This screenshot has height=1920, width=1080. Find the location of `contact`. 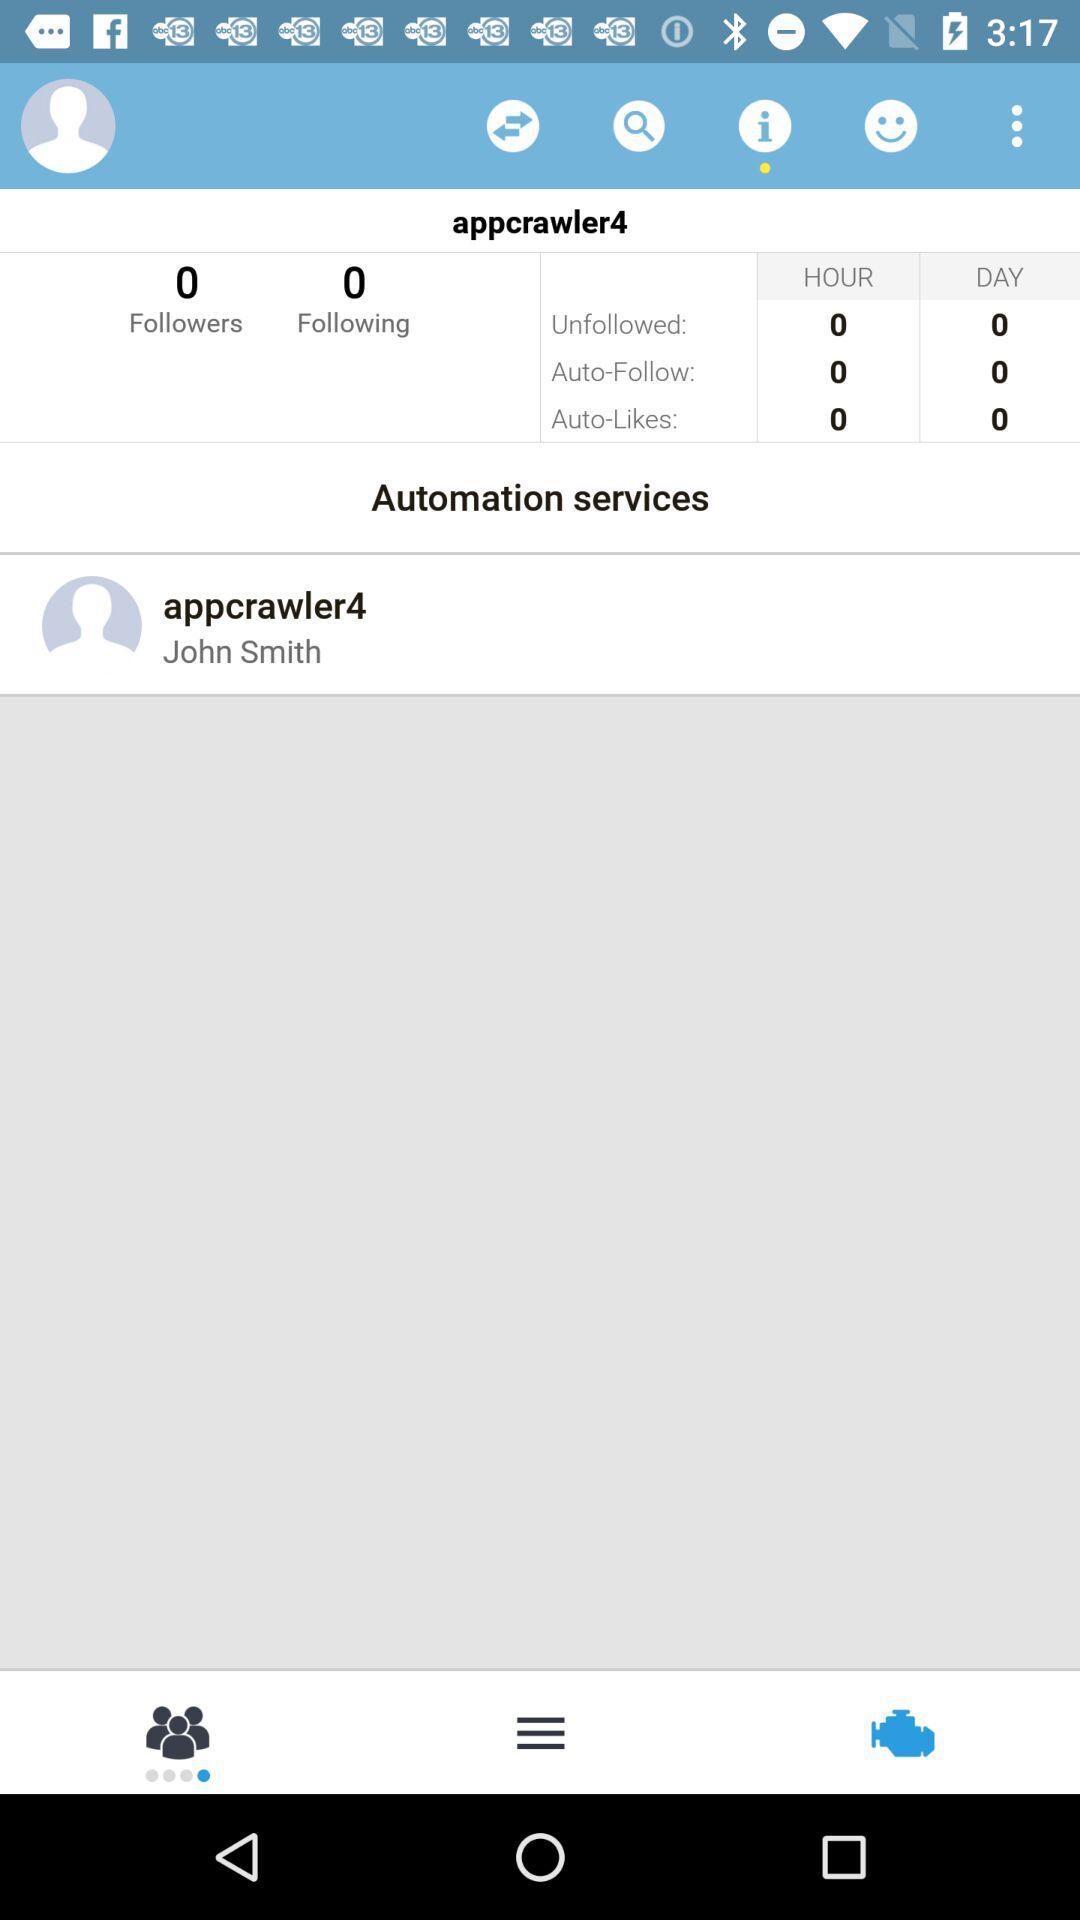

contact is located at coordinates (67, 124).